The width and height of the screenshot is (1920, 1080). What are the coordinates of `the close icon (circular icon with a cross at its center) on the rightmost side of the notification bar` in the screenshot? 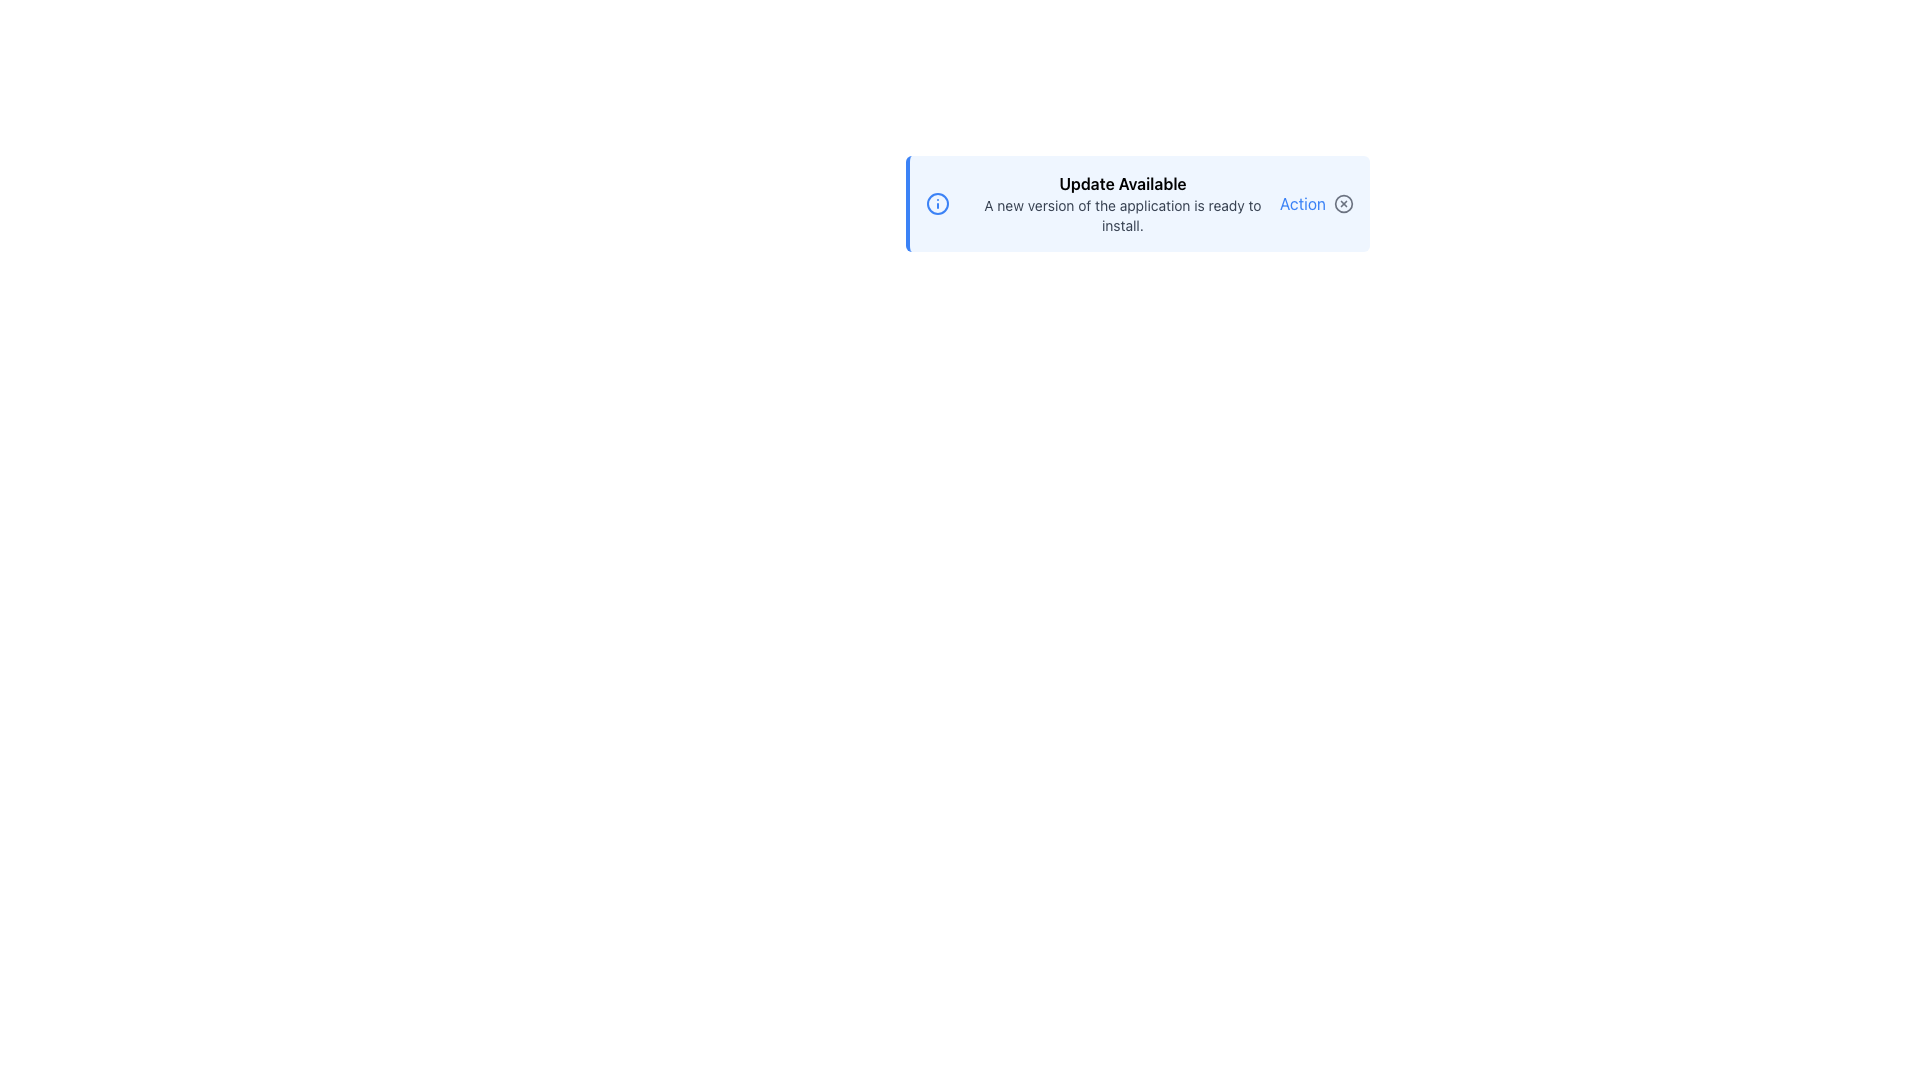 It's located at (1344, 204).